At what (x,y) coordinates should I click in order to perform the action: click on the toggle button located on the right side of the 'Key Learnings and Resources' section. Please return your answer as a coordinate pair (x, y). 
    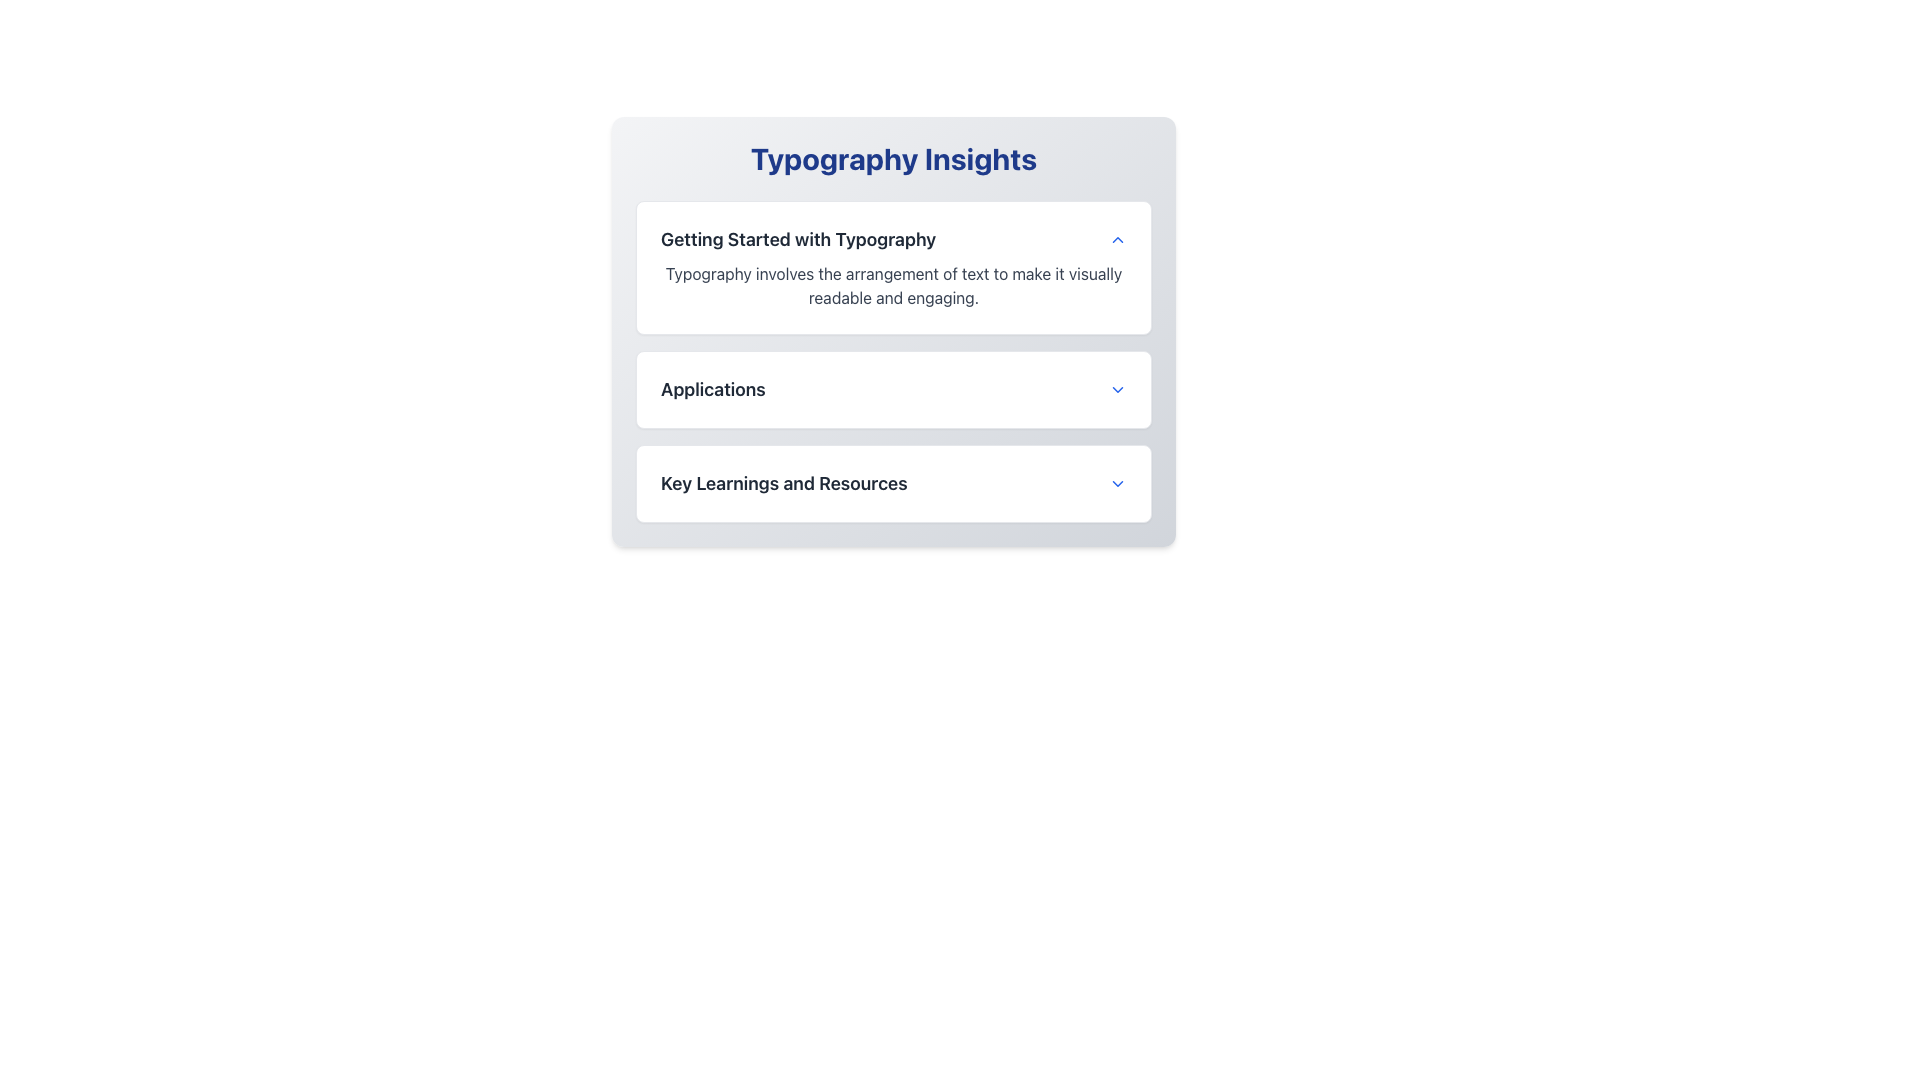
    Looking at the image, I should click on (1117, 483).